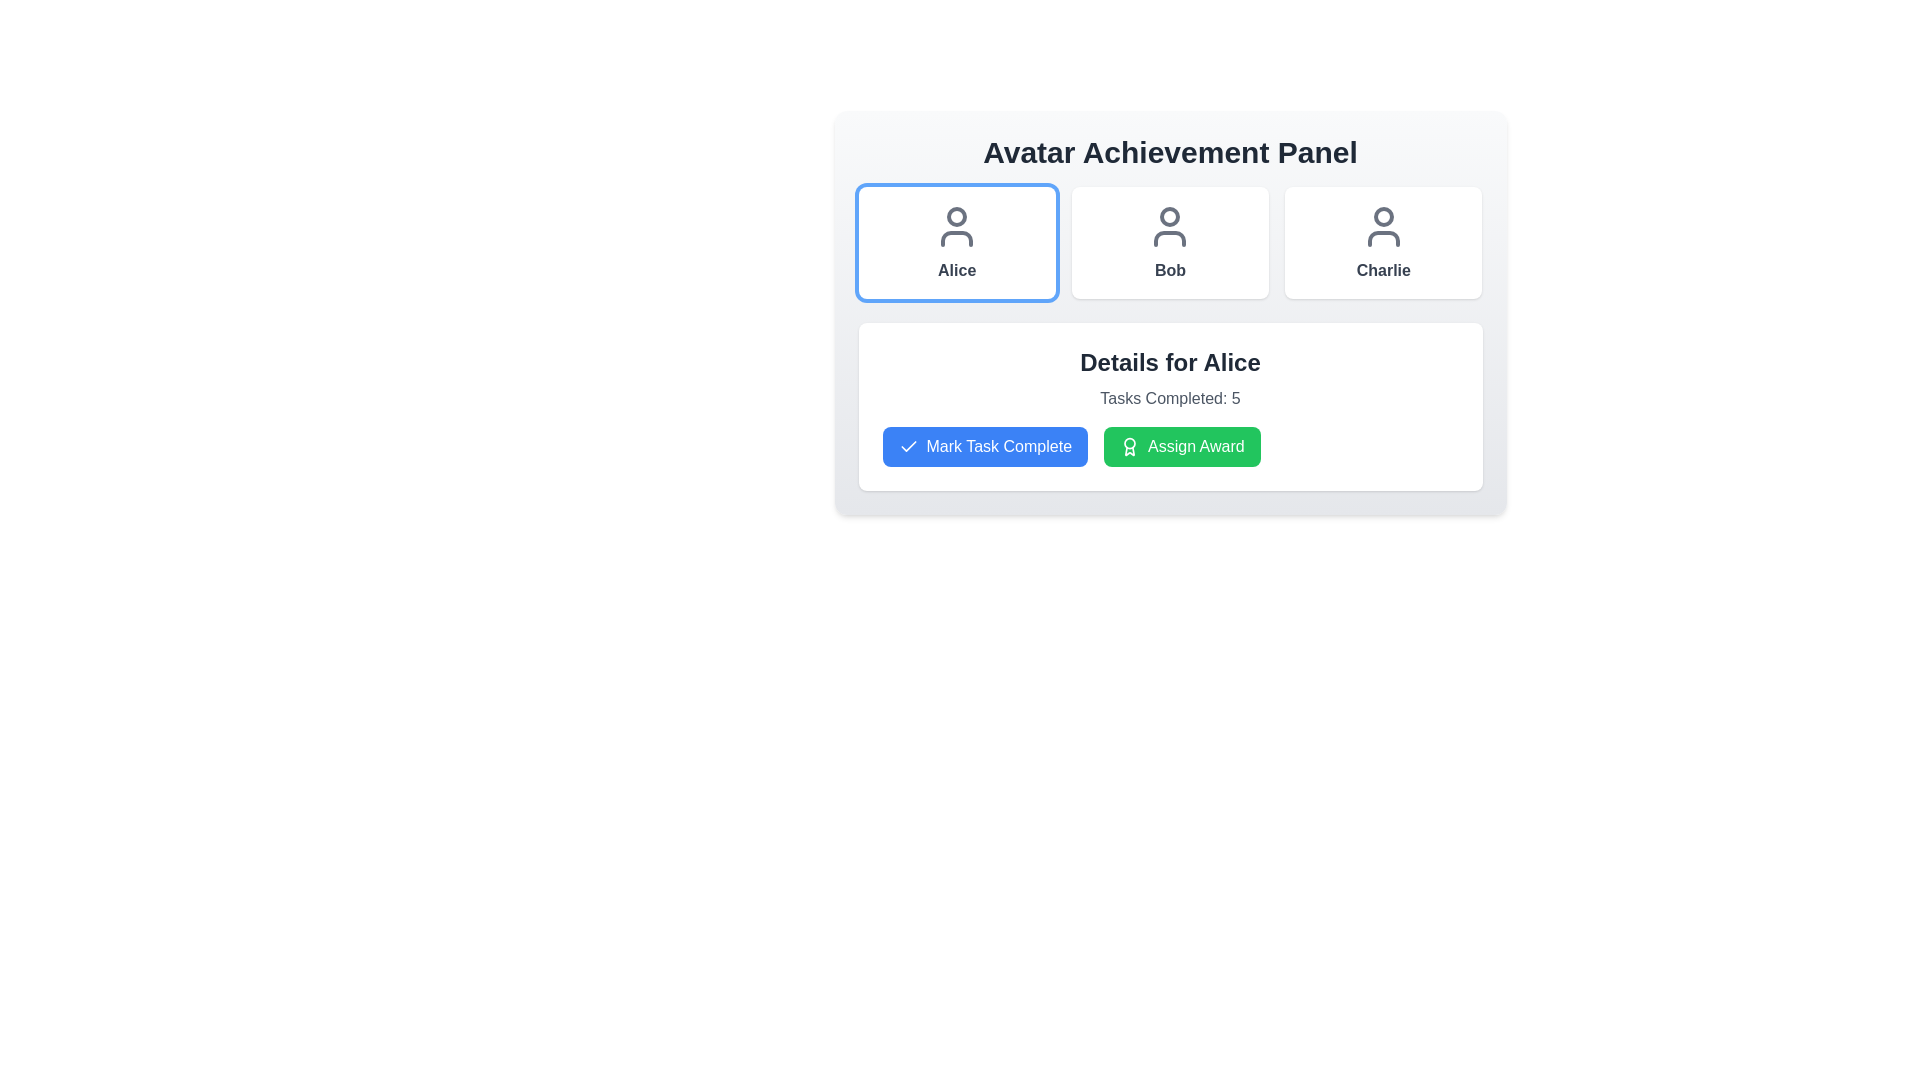  What do you see at coordinates (1170, 152) in the screenshot?
I see `the title text label positioned at the top-central part of the card component, which serves as a heading for user avatars and associated tasks` at bounding box center [1170, 152].